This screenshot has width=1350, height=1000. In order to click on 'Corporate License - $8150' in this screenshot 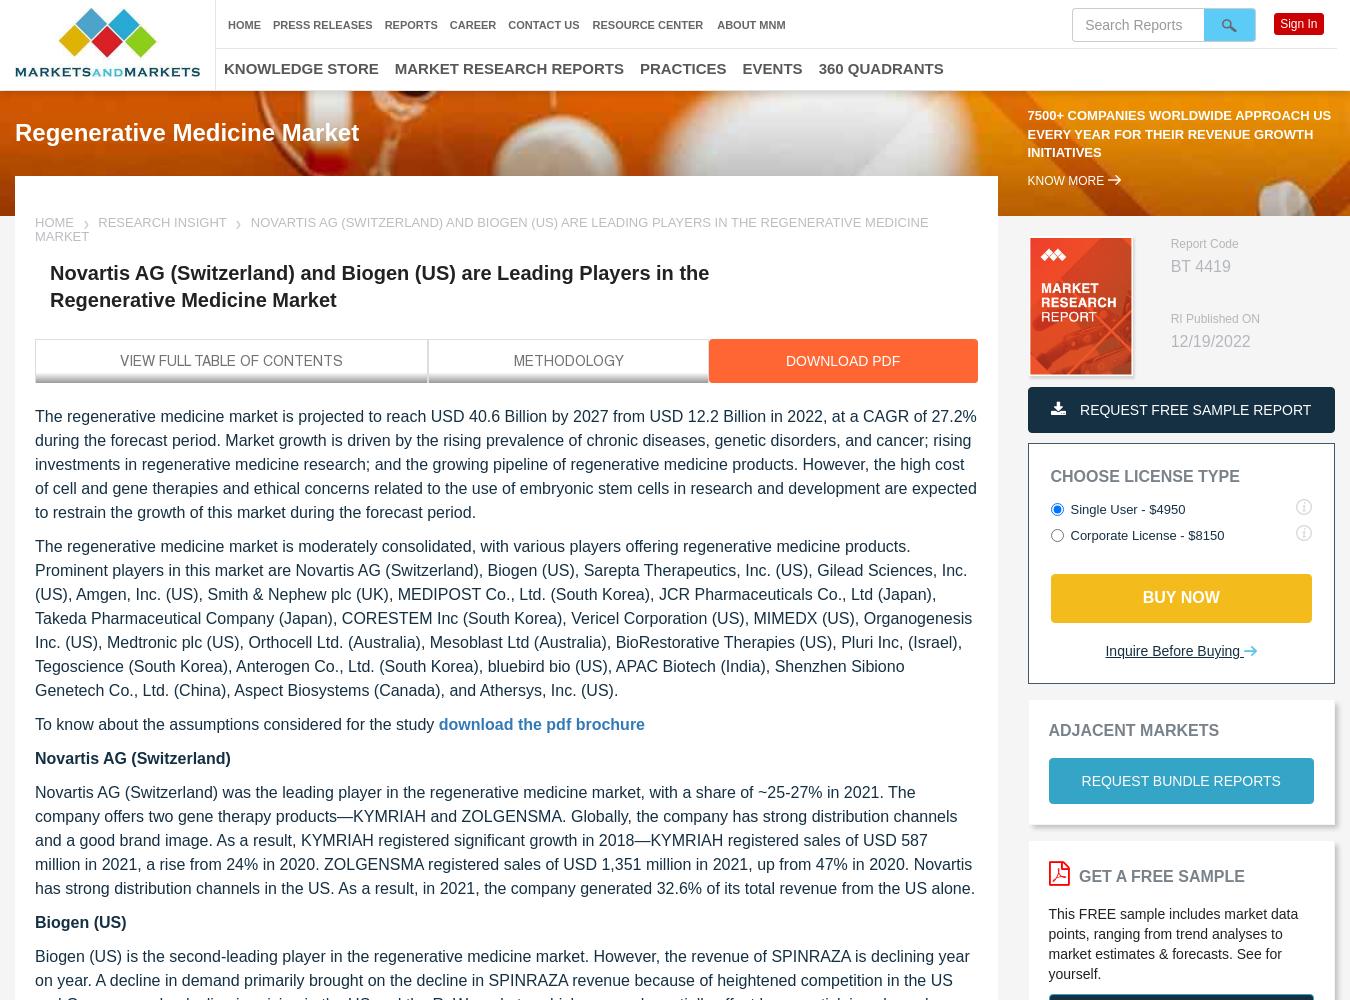, I will do `click(1145, 535)`.